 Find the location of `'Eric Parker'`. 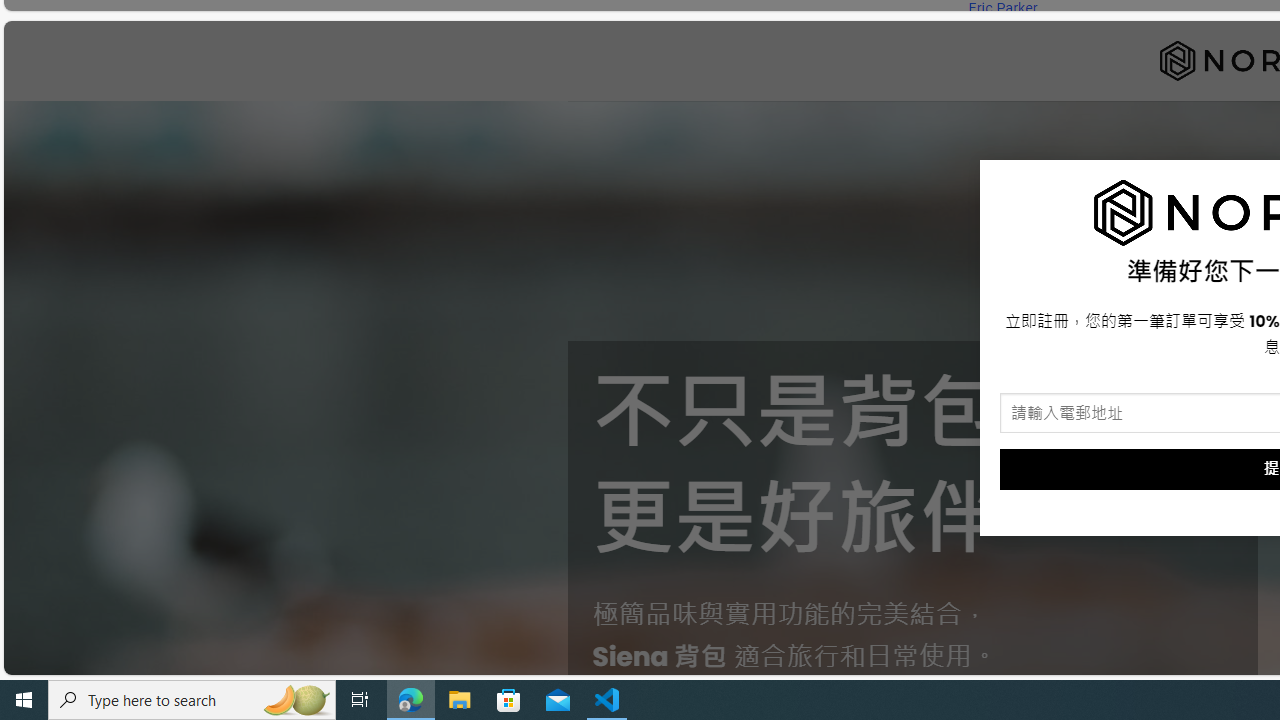

'Eric Parker' is located at coordinates (1002, 8).